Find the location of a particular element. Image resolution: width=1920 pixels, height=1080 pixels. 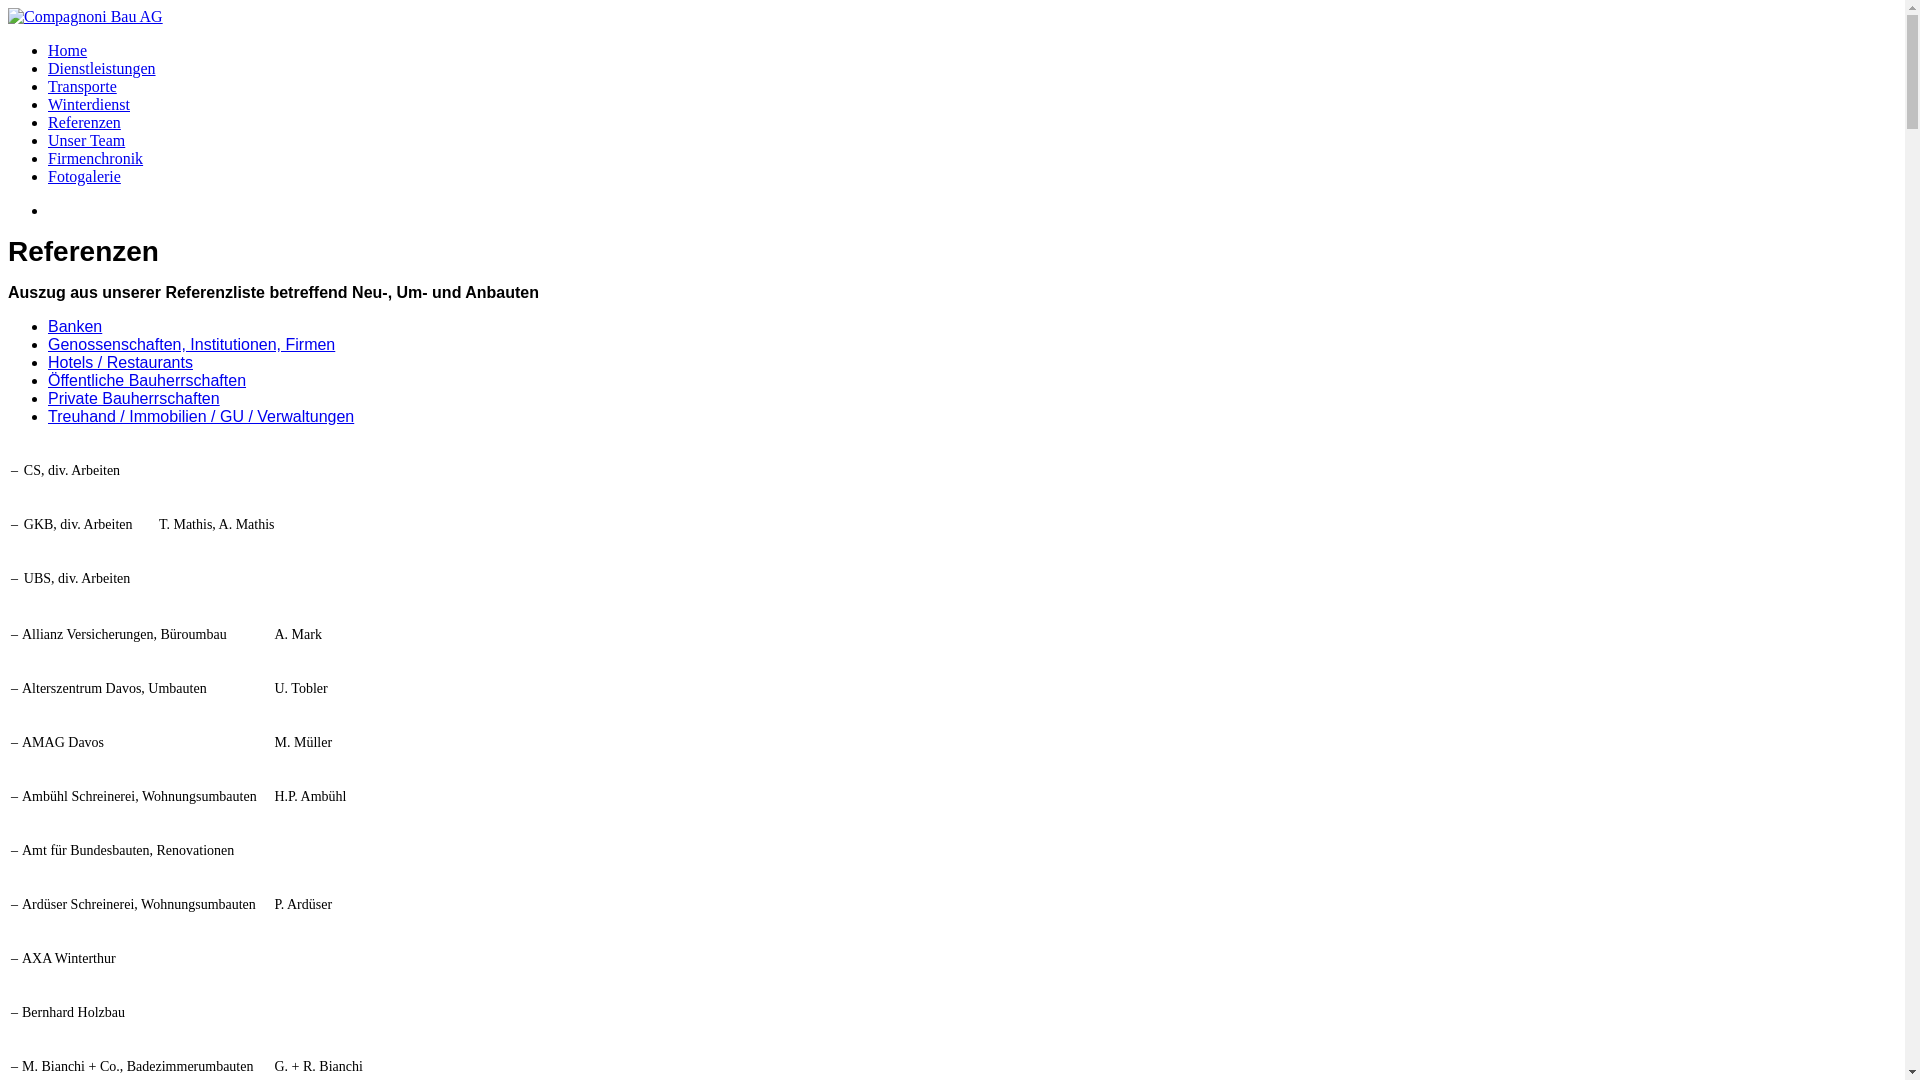

'Winterdienst' is located at coordinates (88, 104).